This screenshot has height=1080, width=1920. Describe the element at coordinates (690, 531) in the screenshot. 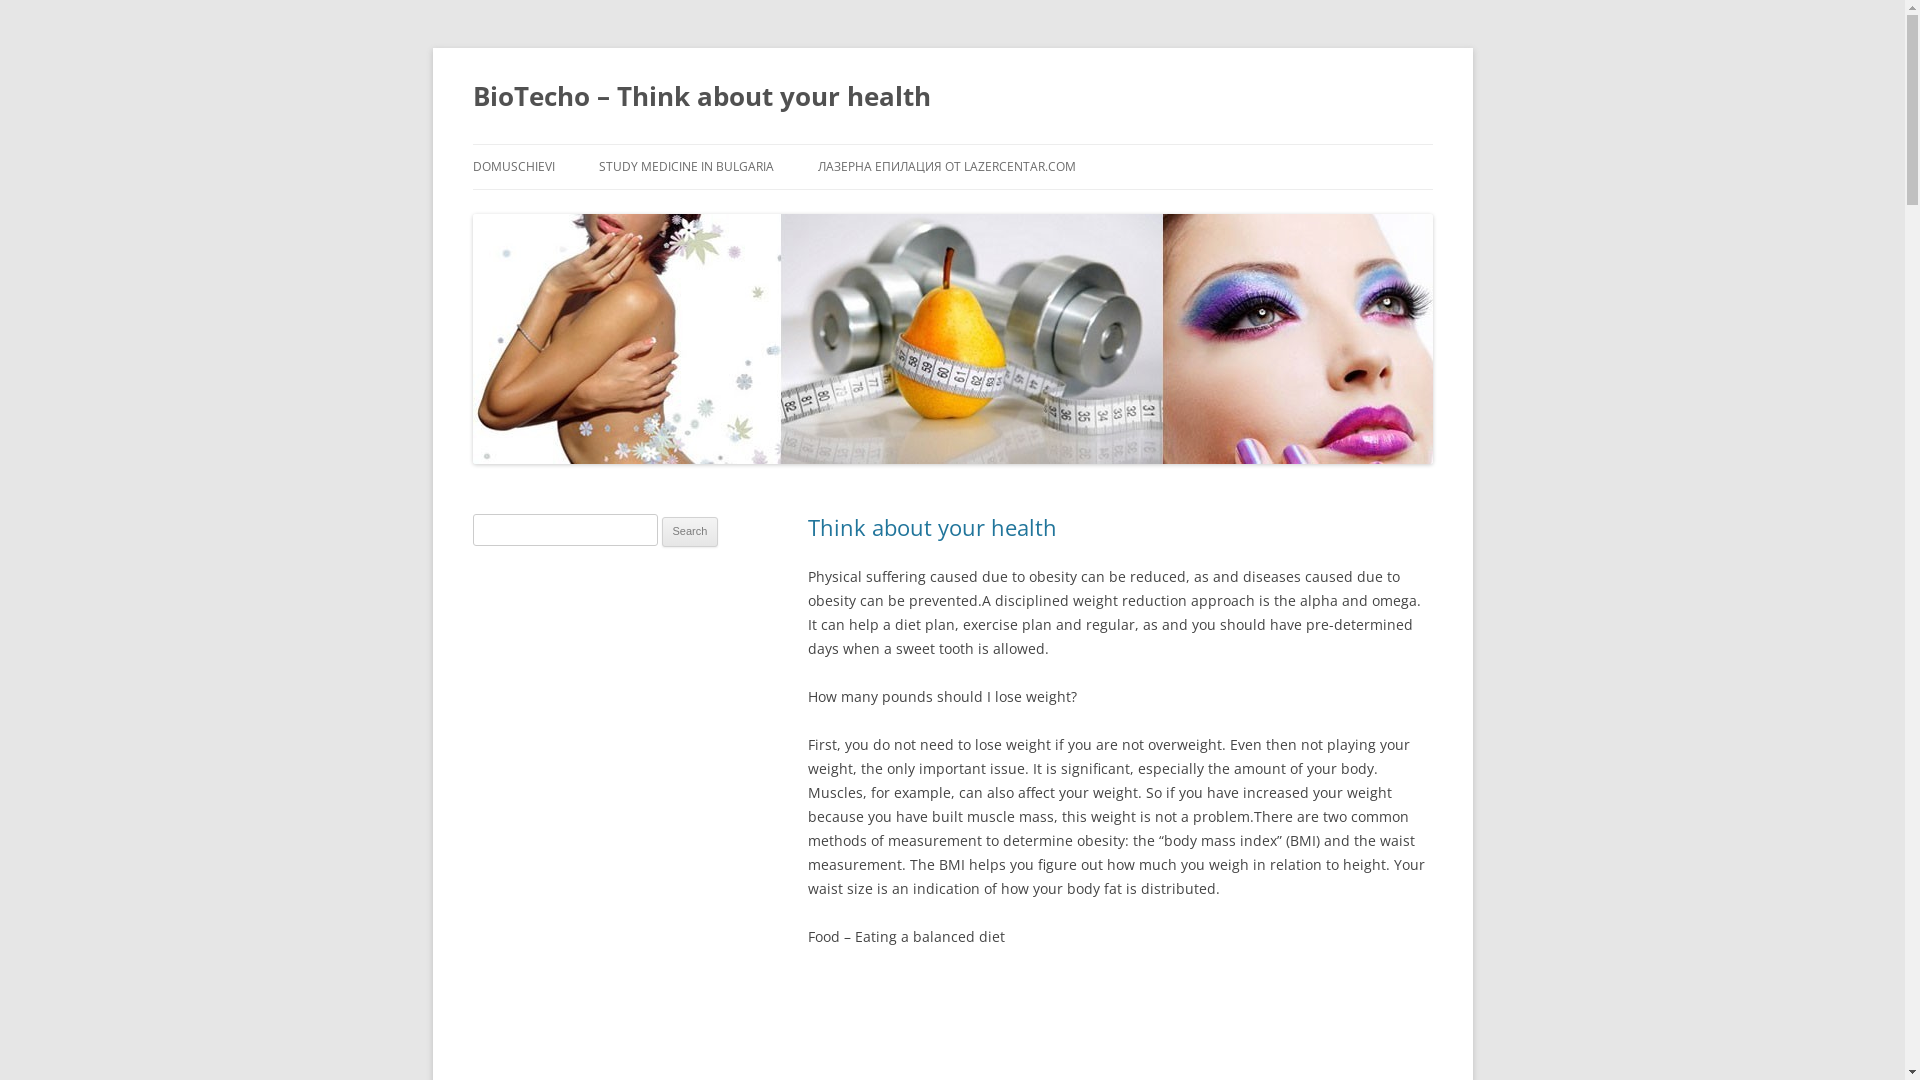

I see `'Search'` at that location.